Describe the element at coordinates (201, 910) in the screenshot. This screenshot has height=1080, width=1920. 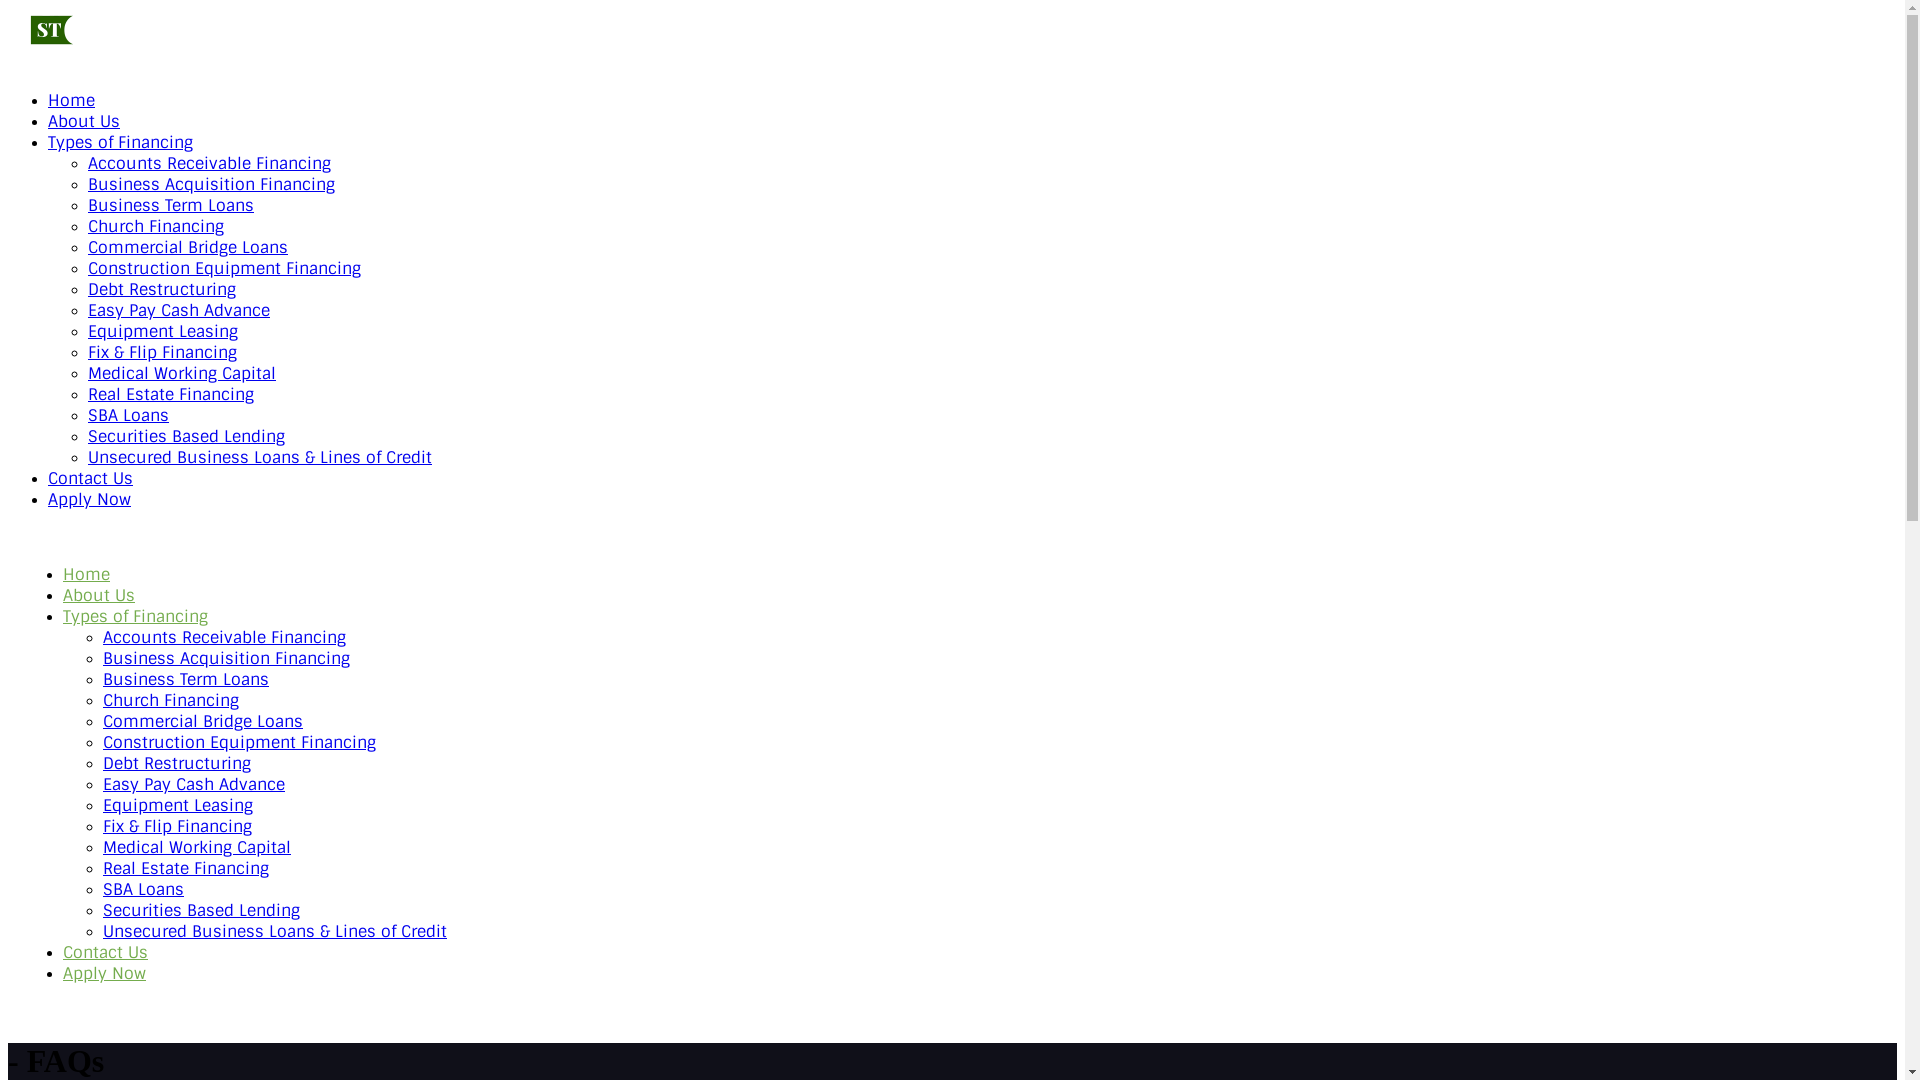
I see `'Securities Based Lending'` at that location.